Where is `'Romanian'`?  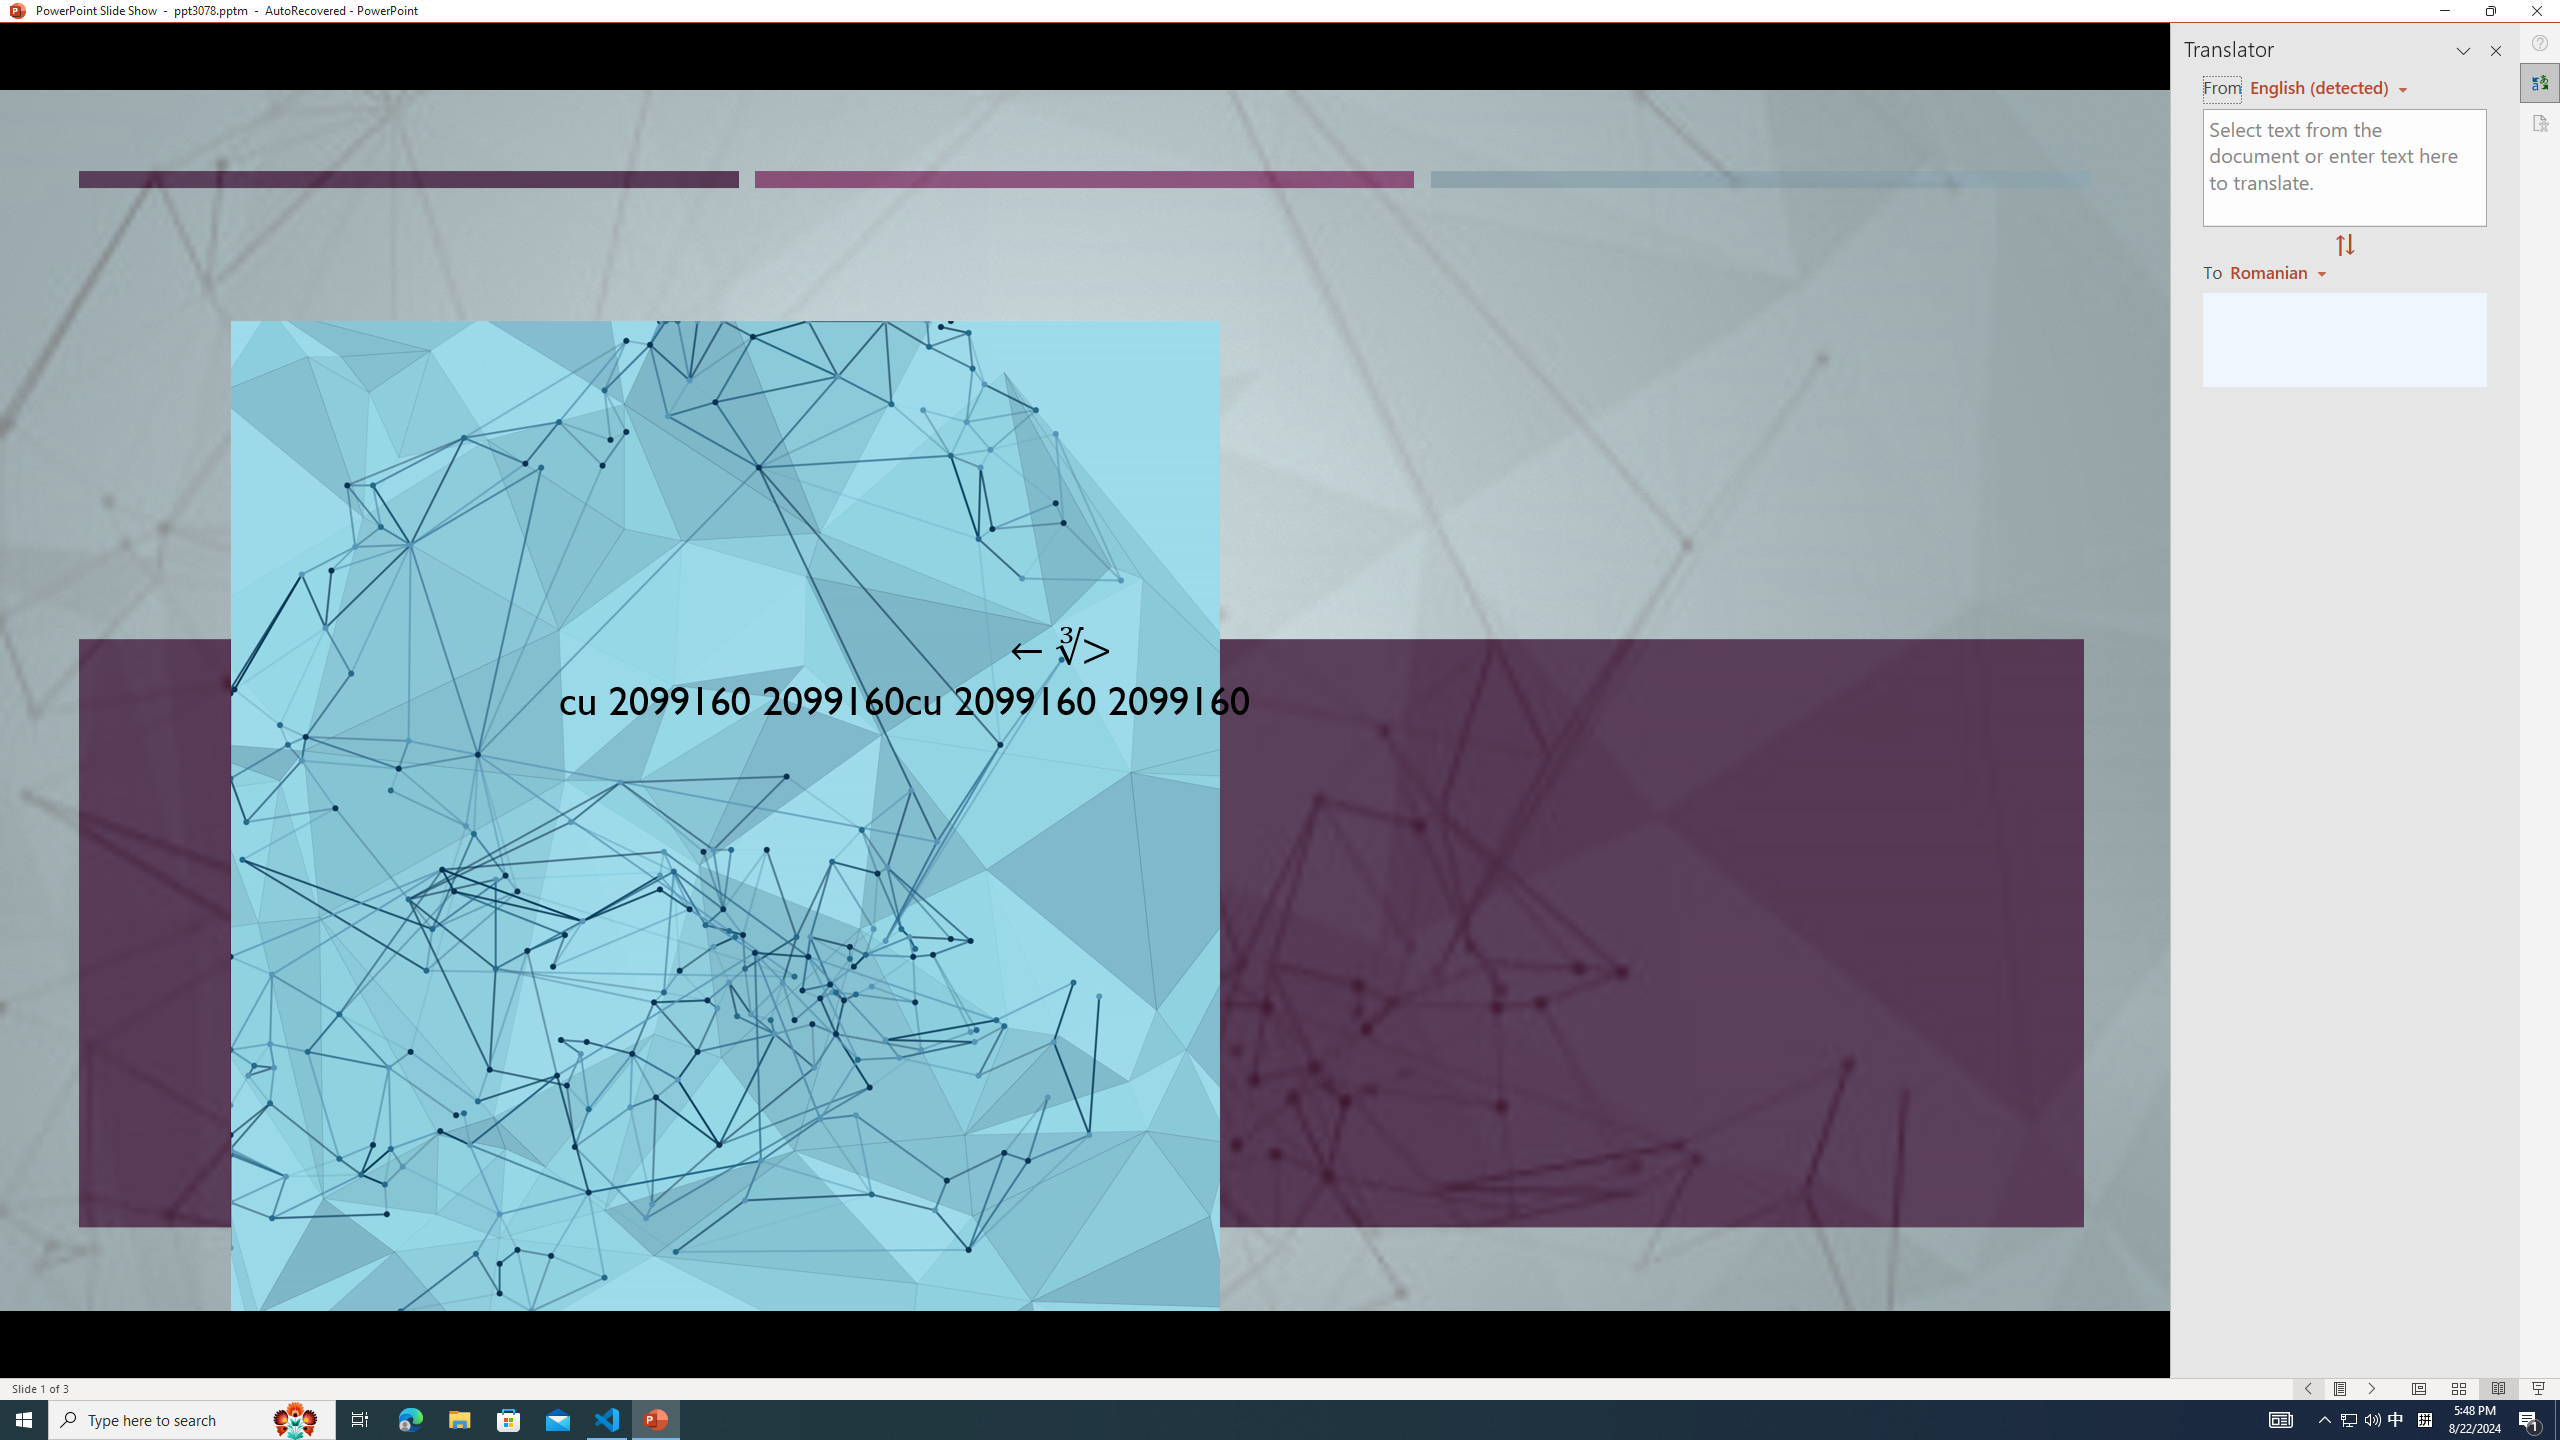 'Romanian' is located at coordinates (2279, 271).